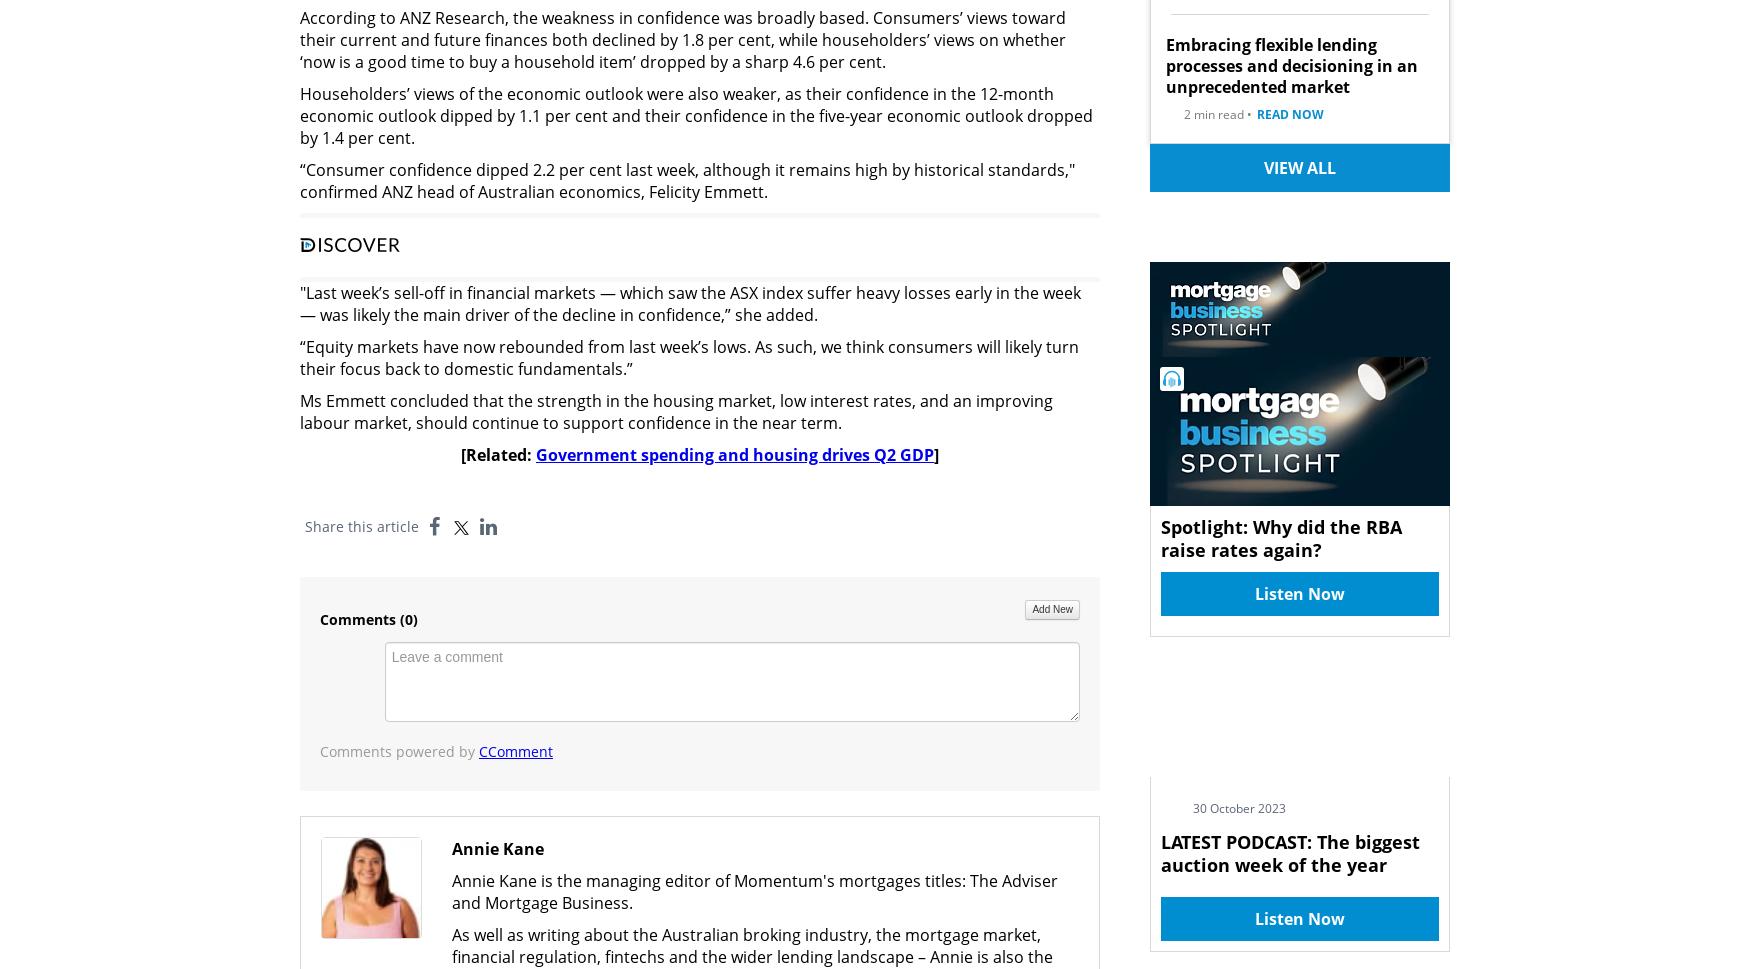 Image resolution: width=1750 pixels, height=969 pixels. Describe the element at coordinates (414, 619) in the screenshot. I see `')'` at that location.